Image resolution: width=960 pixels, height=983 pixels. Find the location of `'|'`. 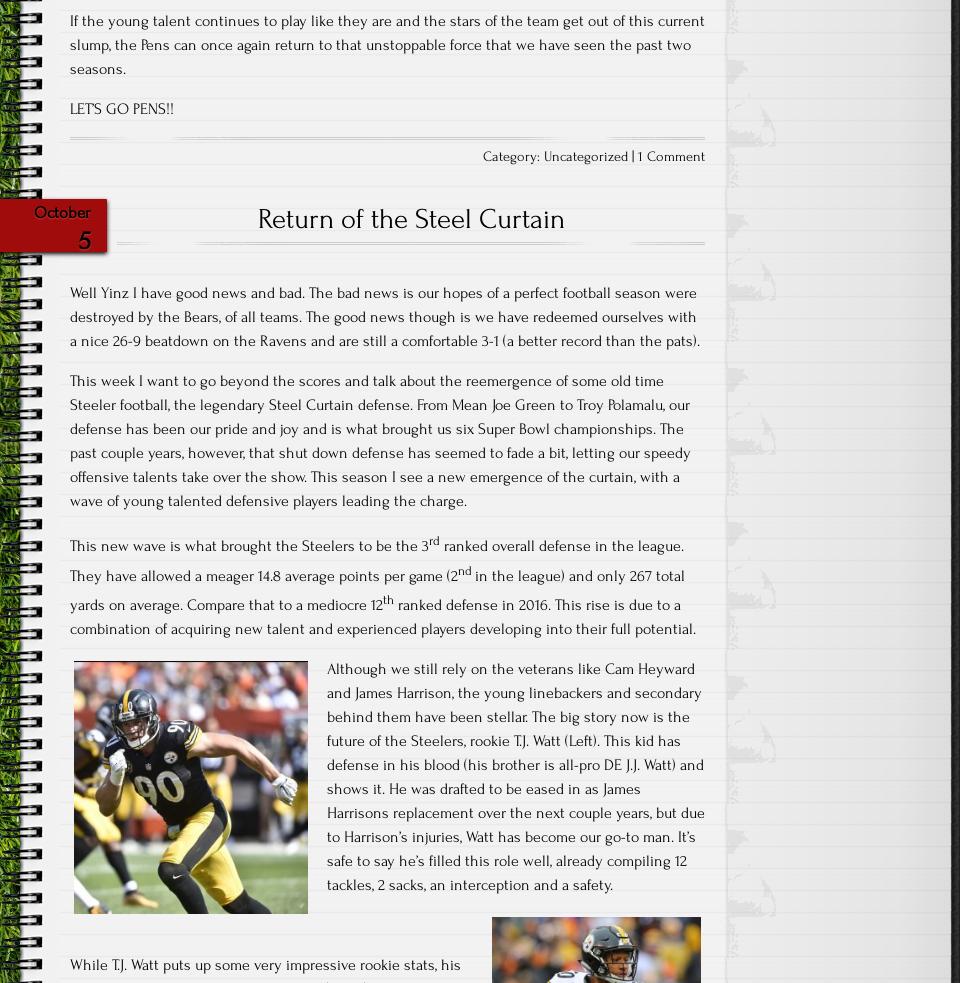

'|' is located at coordinates (627, 155).